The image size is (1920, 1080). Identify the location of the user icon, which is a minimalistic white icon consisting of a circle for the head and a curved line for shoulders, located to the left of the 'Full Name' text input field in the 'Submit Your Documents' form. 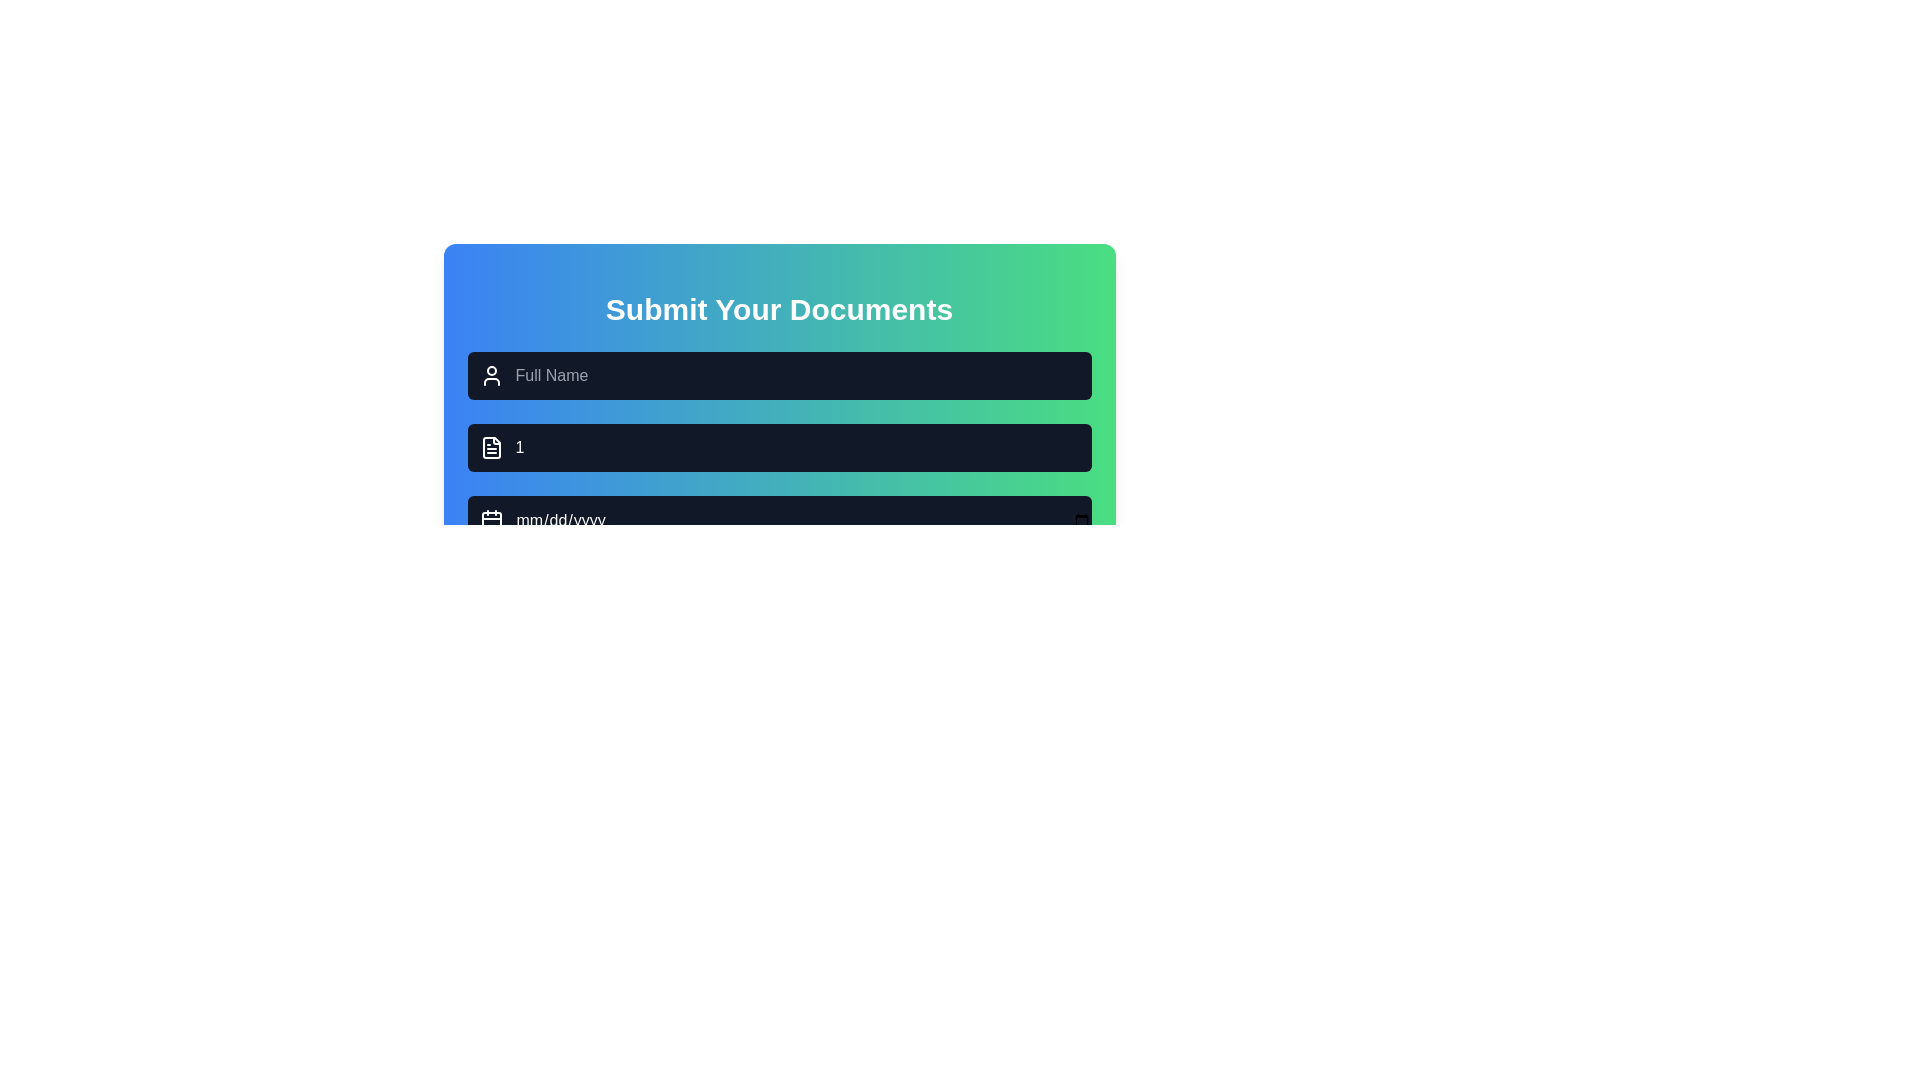
(491, 375).